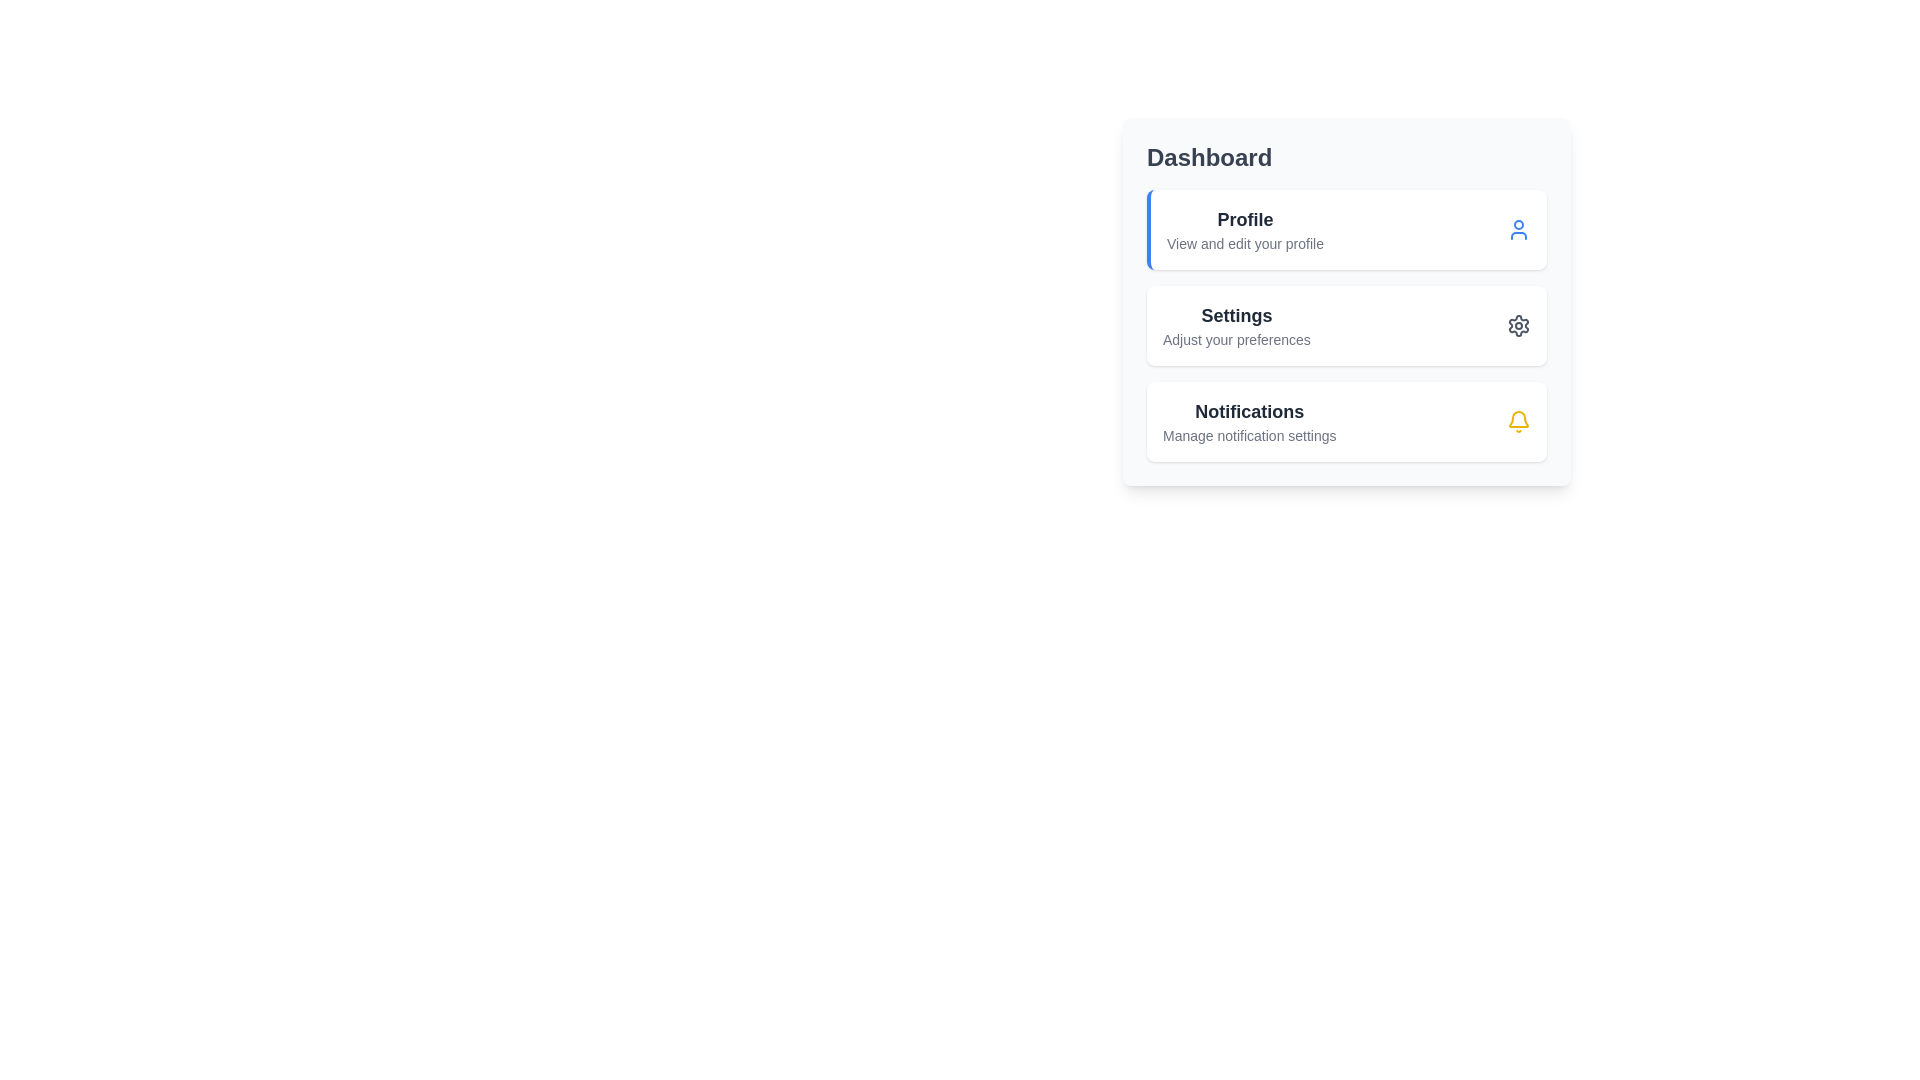 This screenshot has height=1080, width=1920. What do you see at coordinates (1208, 157) in the screenshot?
I see `the 'Dashboard' heading text, which is a bold, large dark gray label located at the top-right area of the interface, making it visually distinct as a prominent heading` at bounding box center [1208, 157].